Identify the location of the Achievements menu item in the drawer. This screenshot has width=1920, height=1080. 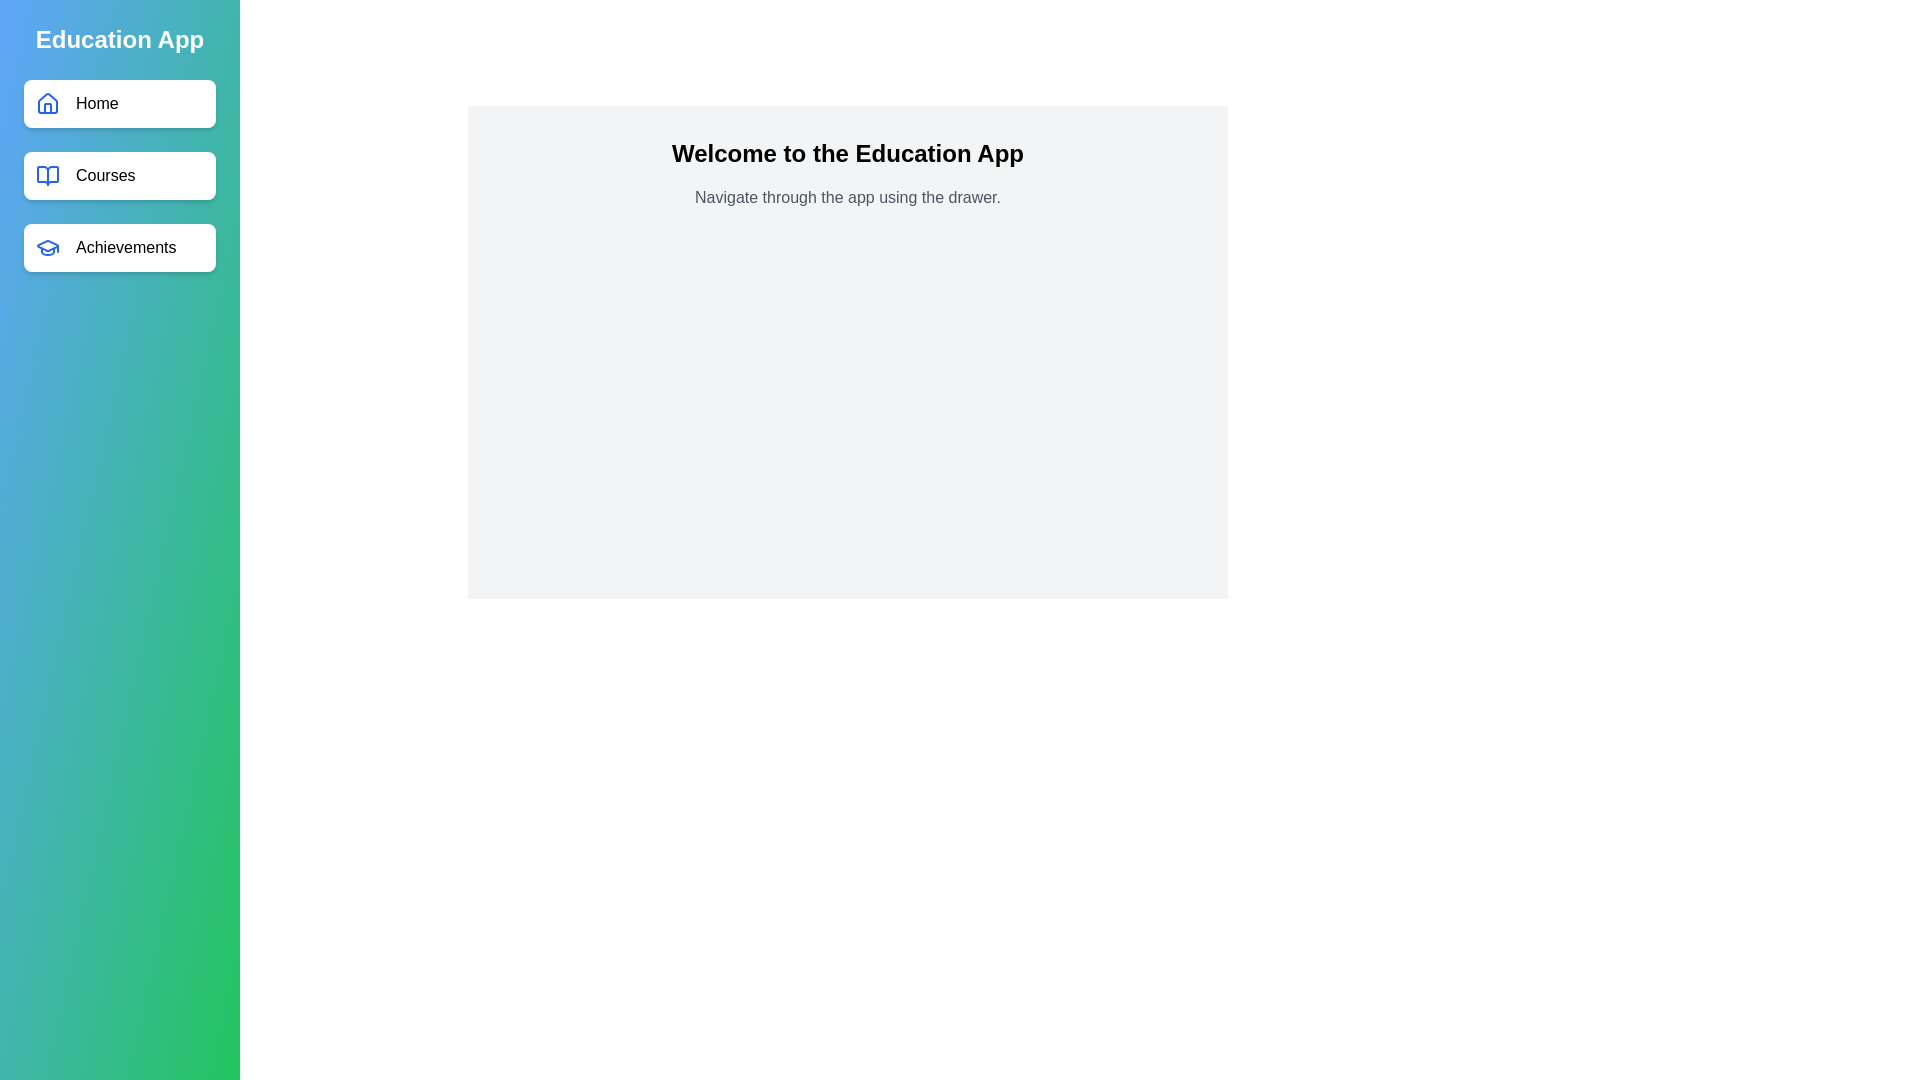
(119, 246).